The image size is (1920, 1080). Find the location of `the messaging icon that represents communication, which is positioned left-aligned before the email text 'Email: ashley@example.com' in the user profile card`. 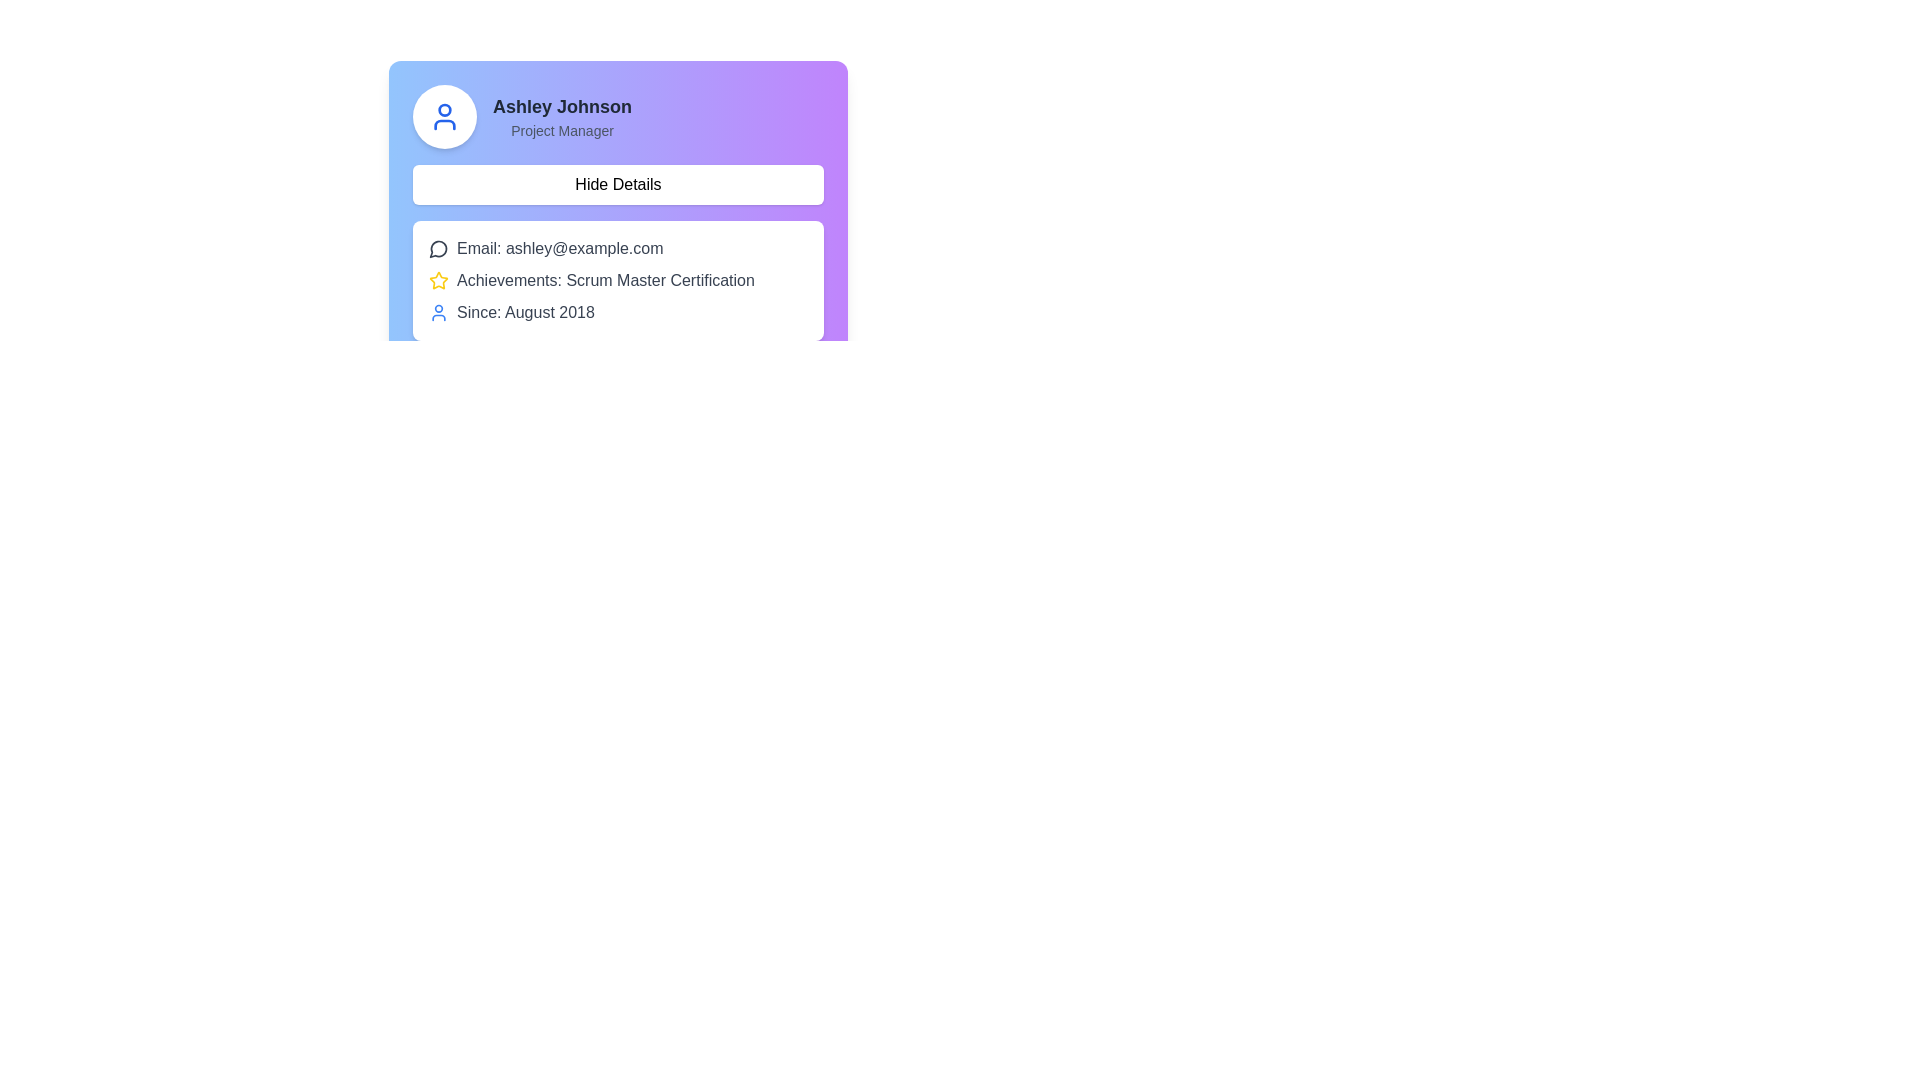

the messaging icon that represents communication, which is positioned left-aligned before the email text 'Email: ashley@example.com' in the user profile card is located at coordinates (437, 248).